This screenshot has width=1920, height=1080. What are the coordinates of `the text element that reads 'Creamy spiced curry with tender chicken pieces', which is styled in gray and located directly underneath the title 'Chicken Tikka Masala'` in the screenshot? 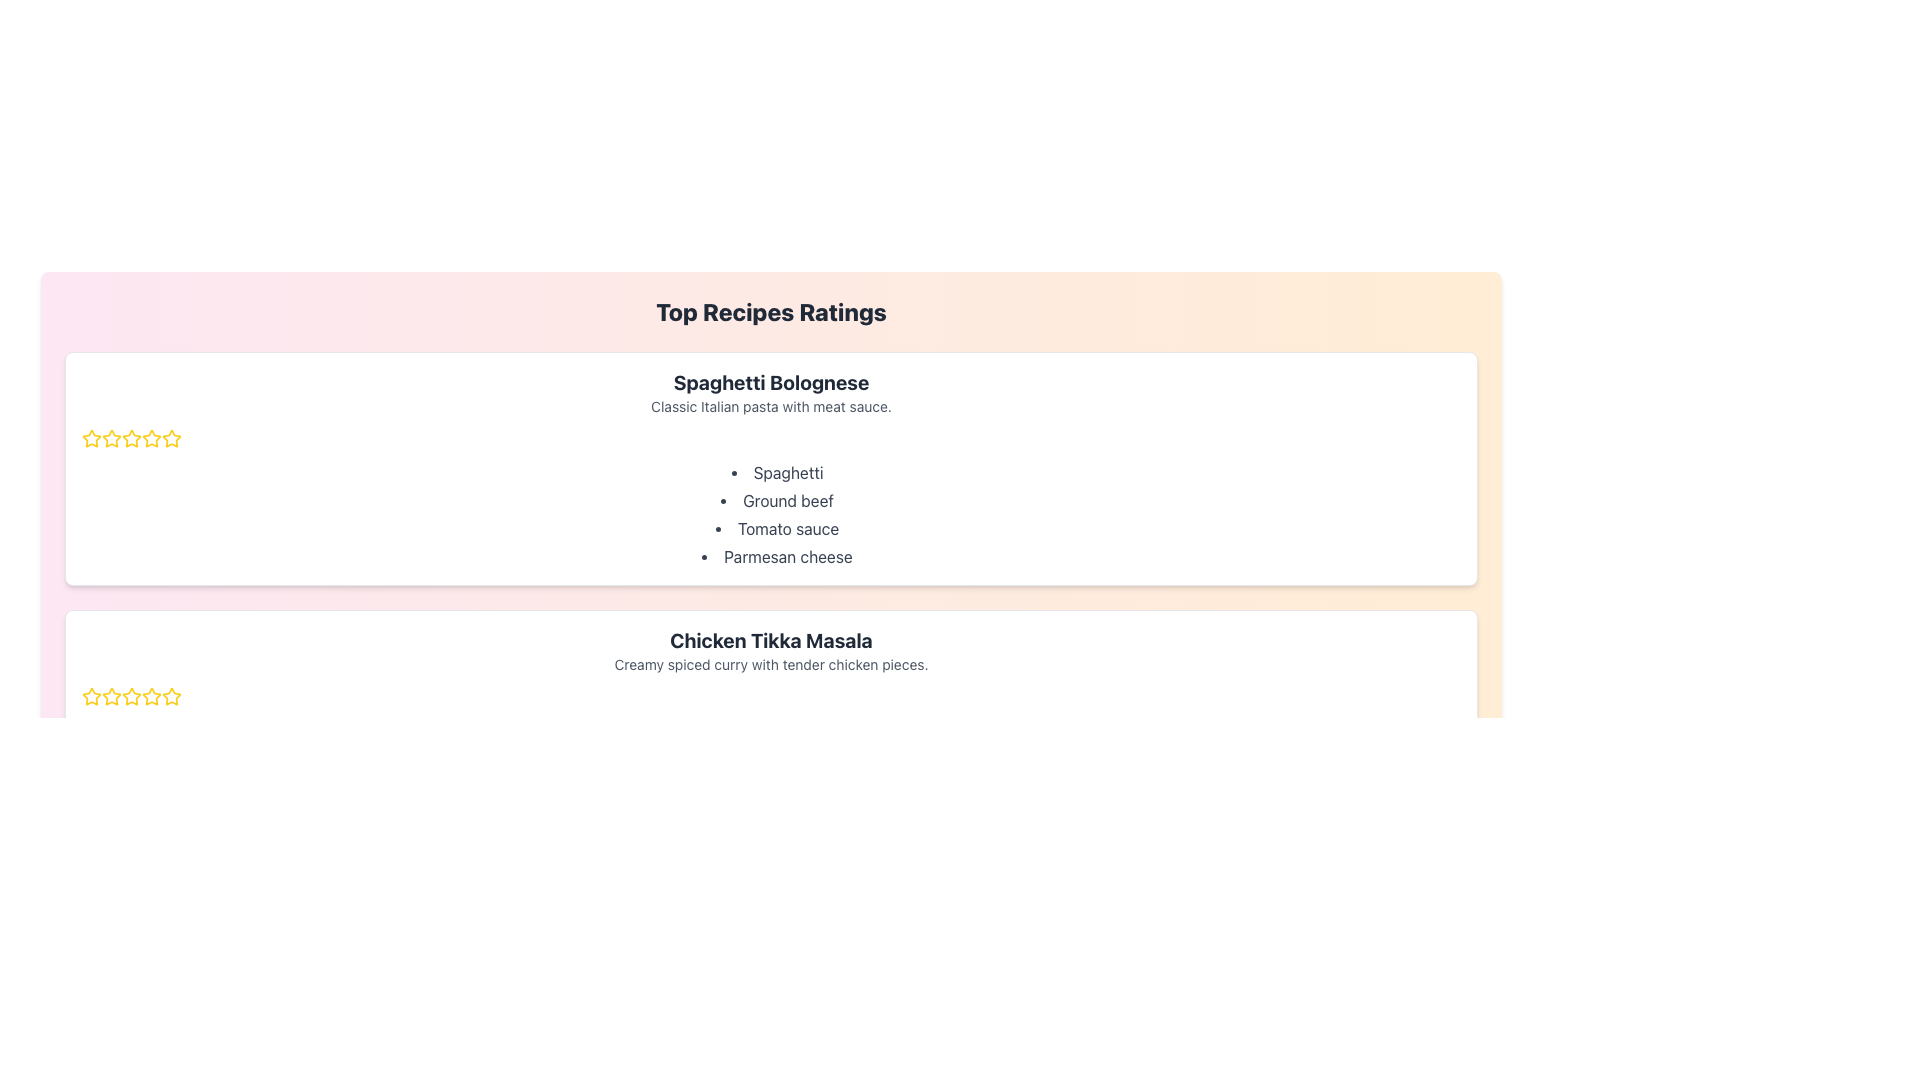 It's located at (770, 664).